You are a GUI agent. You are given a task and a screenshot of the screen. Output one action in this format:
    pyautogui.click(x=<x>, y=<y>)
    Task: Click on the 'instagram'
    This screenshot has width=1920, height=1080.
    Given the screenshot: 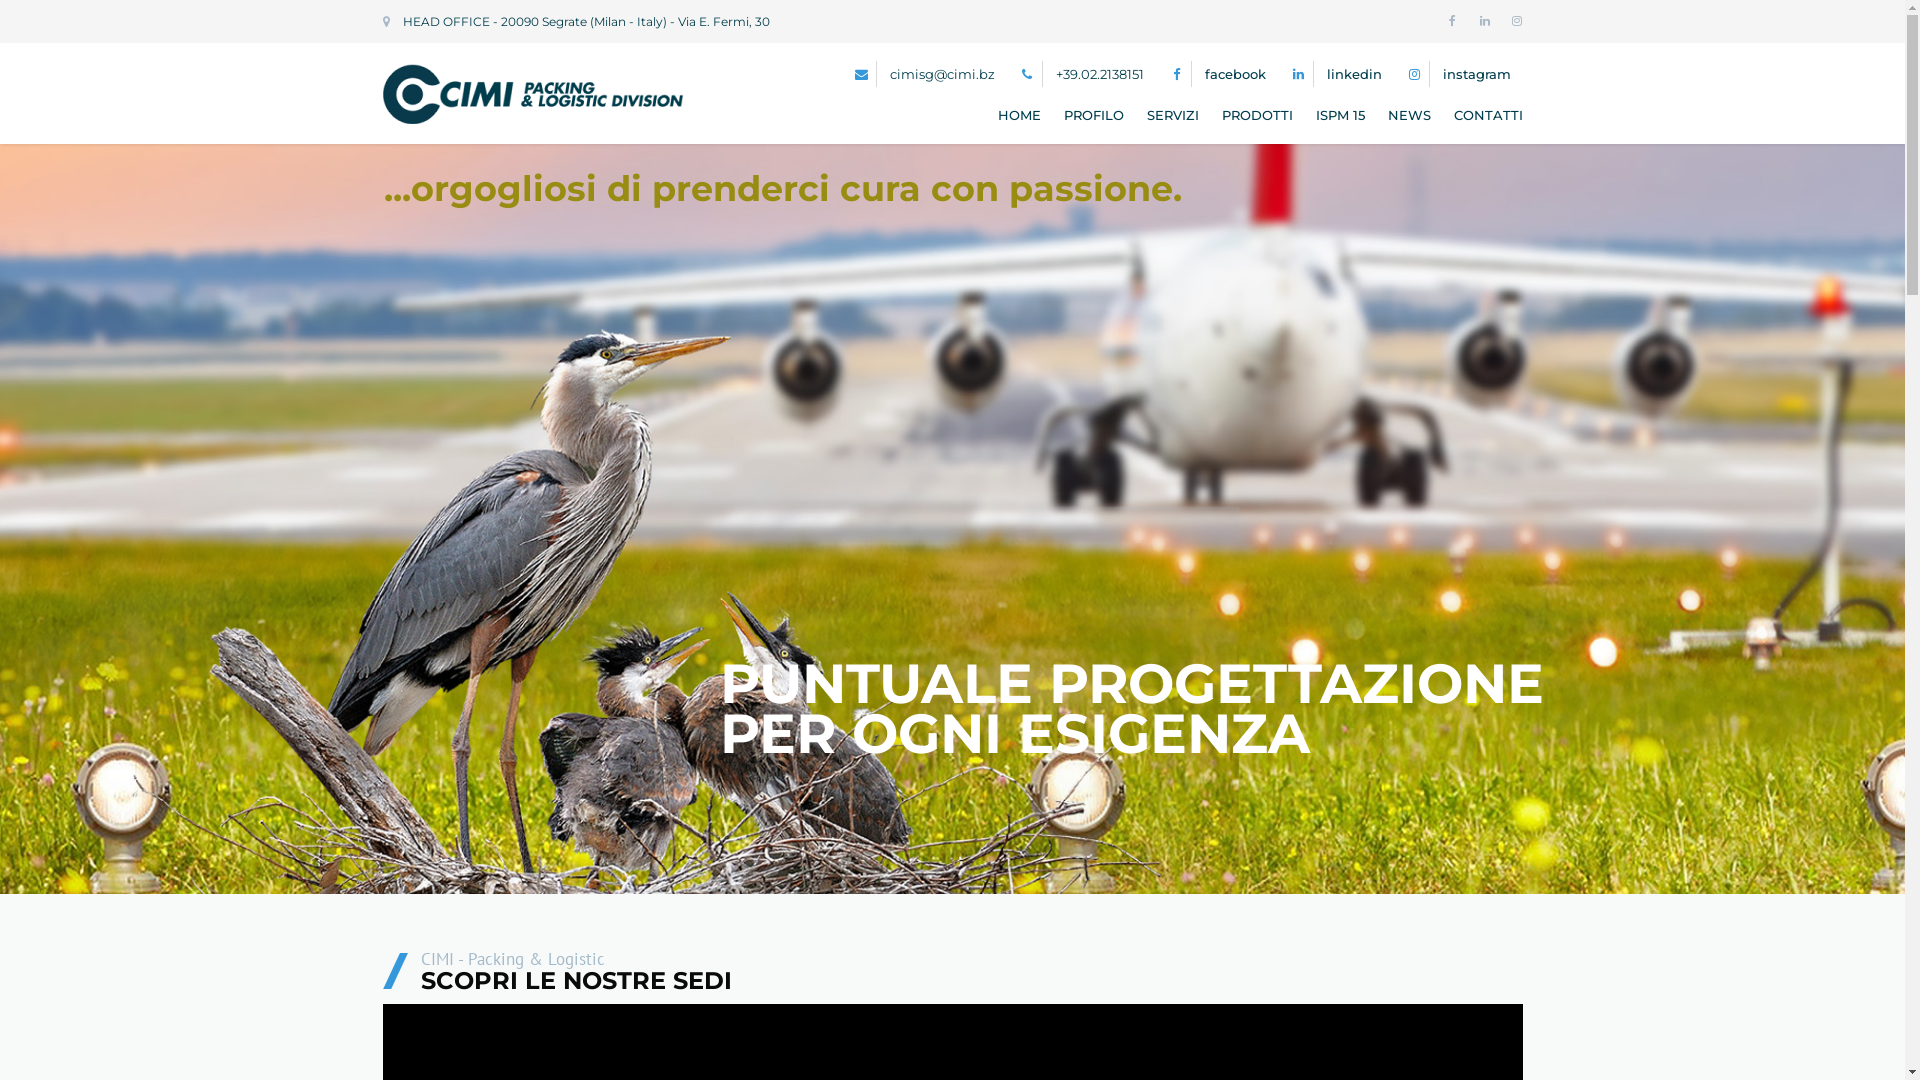 What is the action you would take?
    pyautogui.click(x=1441, y=72)
    